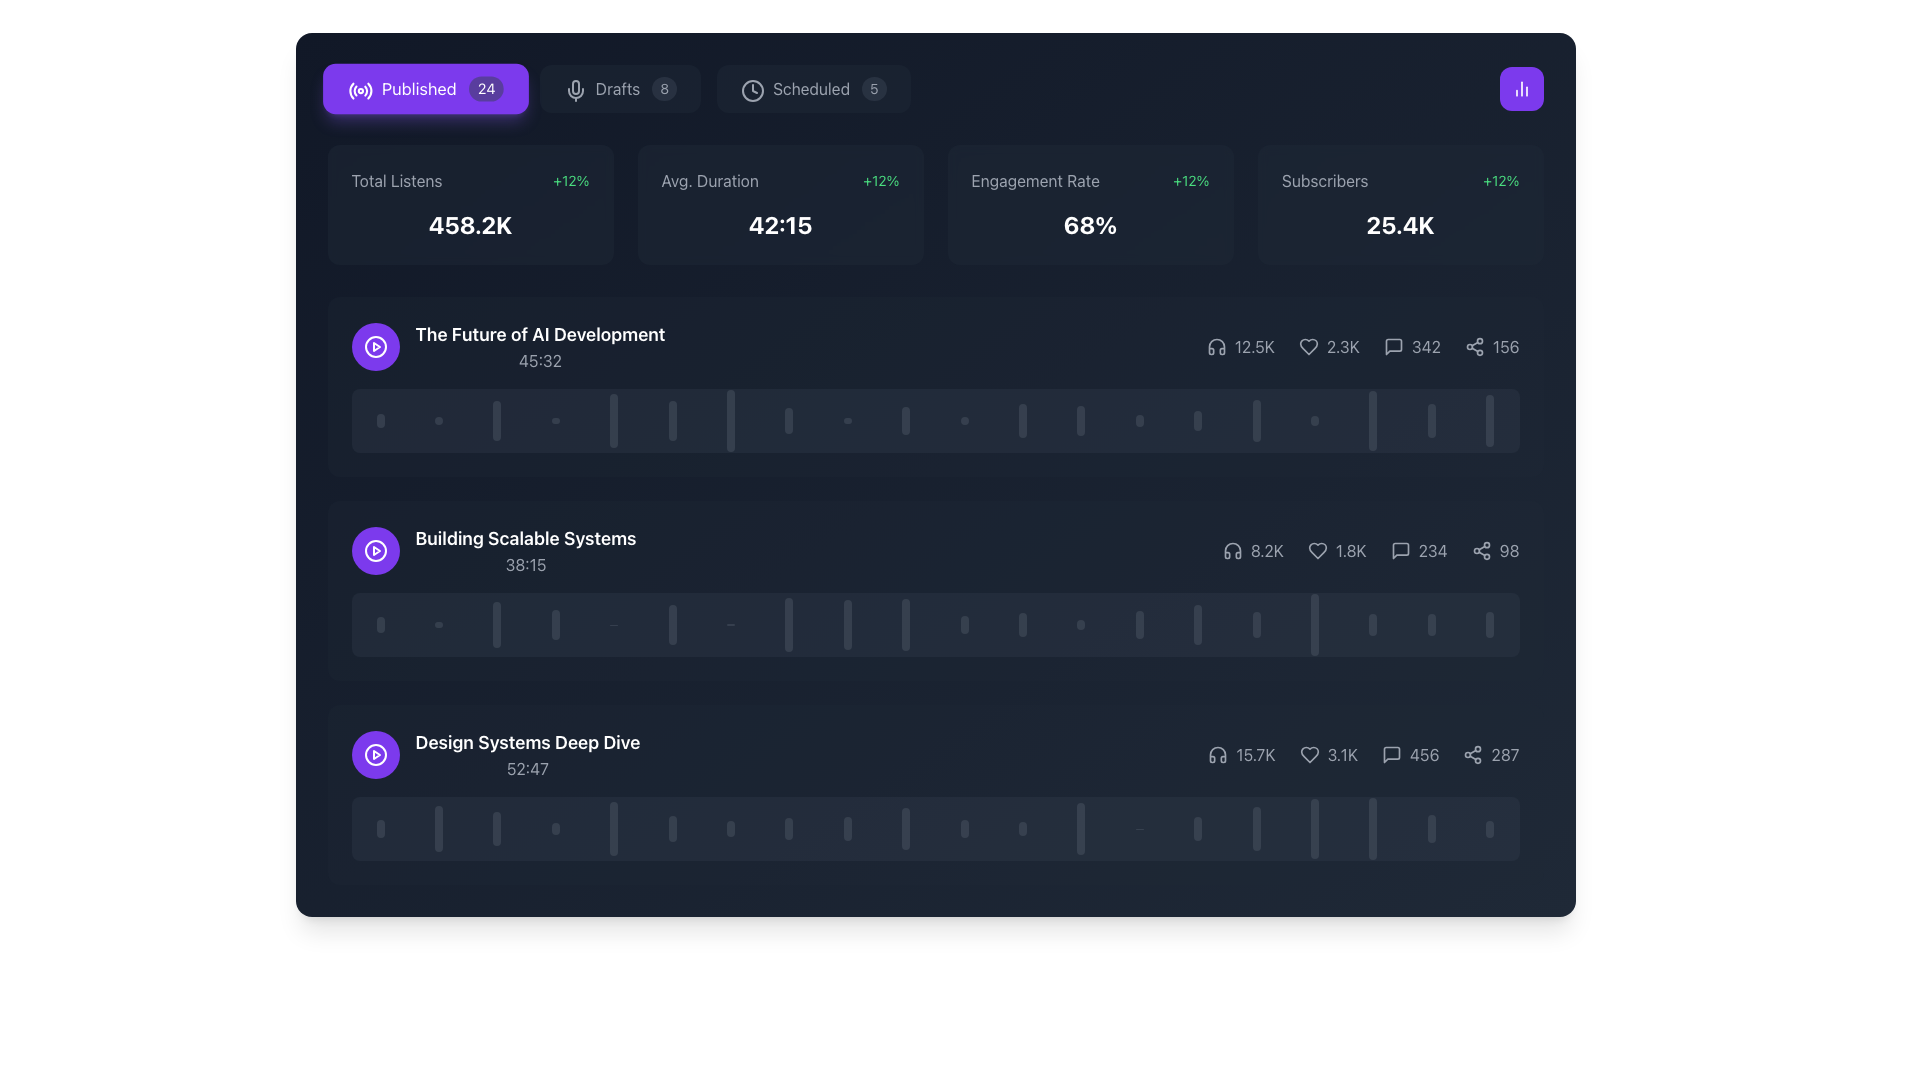 This screenshot has width=1920, height=1080. I want to click on the fourth vertical bar in the 'Building Scalable Systems' section of the data visualization, which is a non-interactive graphical representation element, so click(555, 623).